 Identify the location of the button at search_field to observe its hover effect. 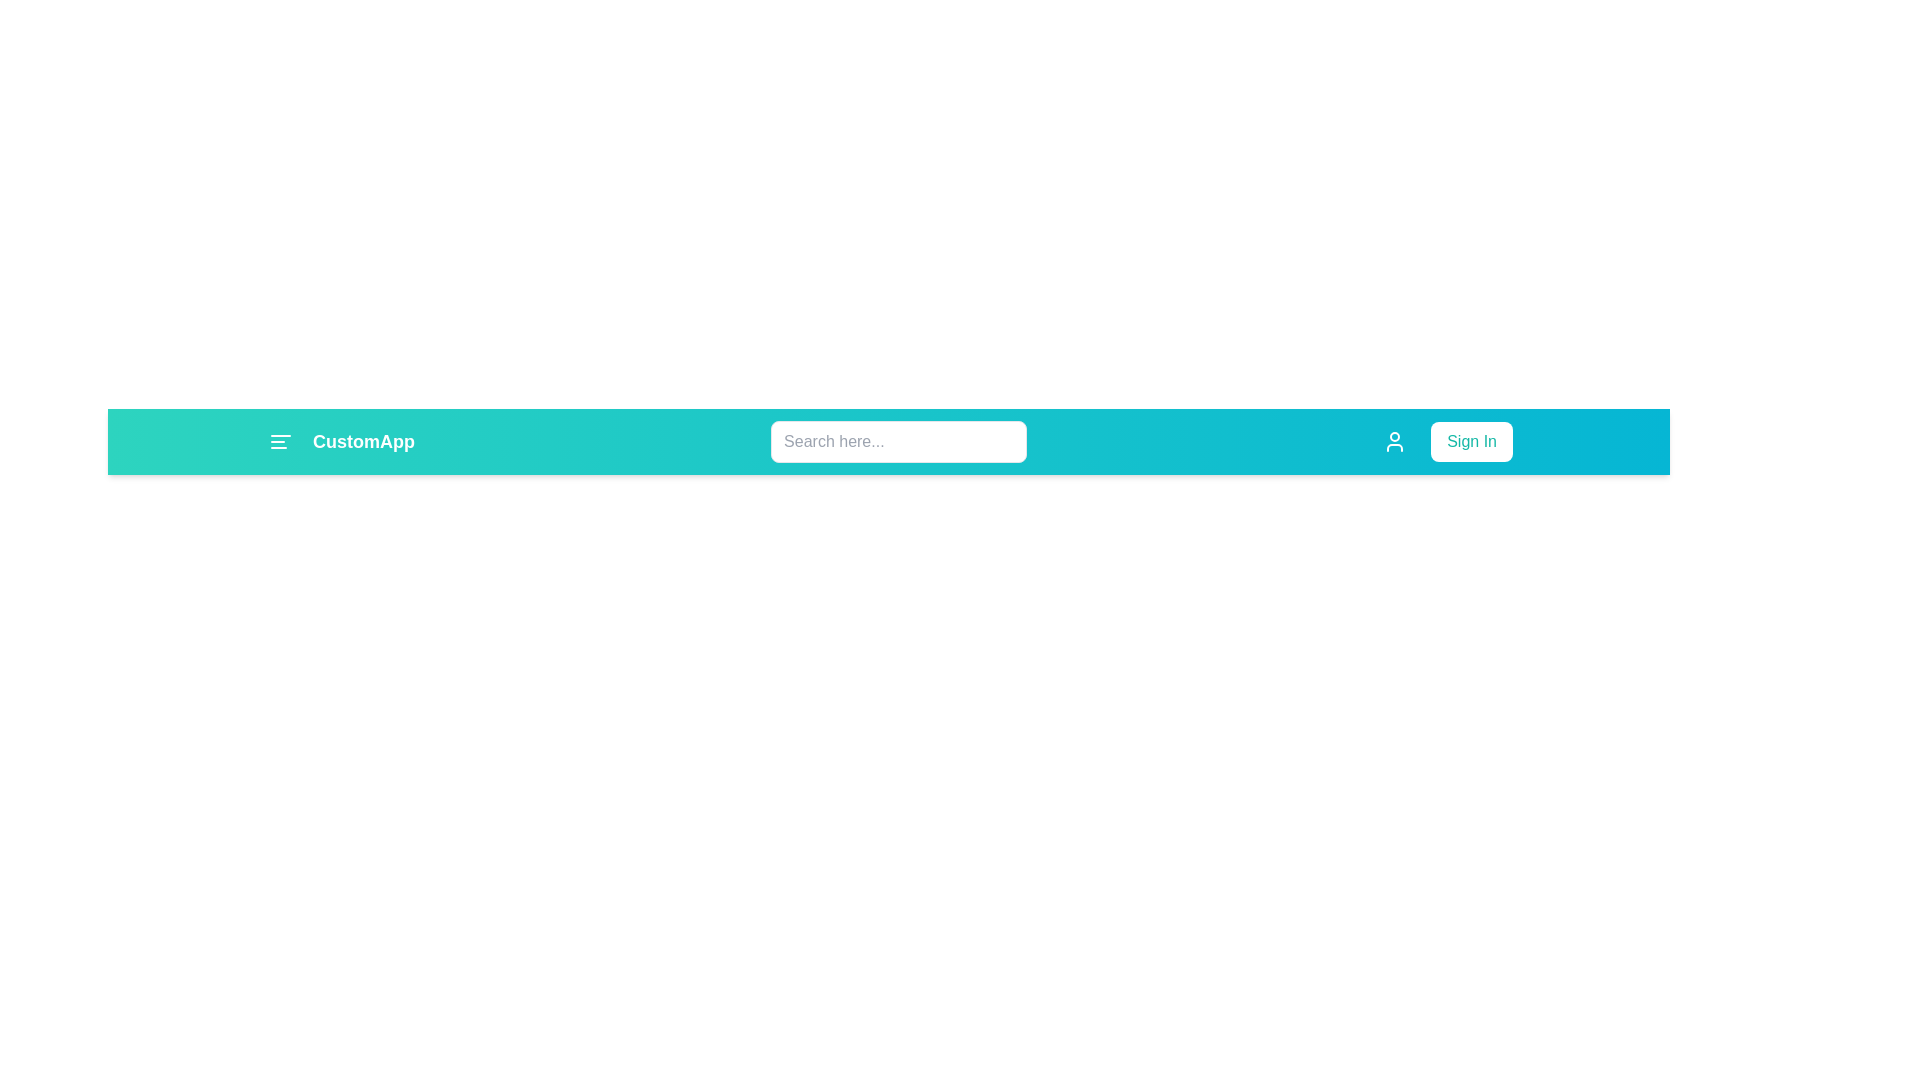
(897, 441).